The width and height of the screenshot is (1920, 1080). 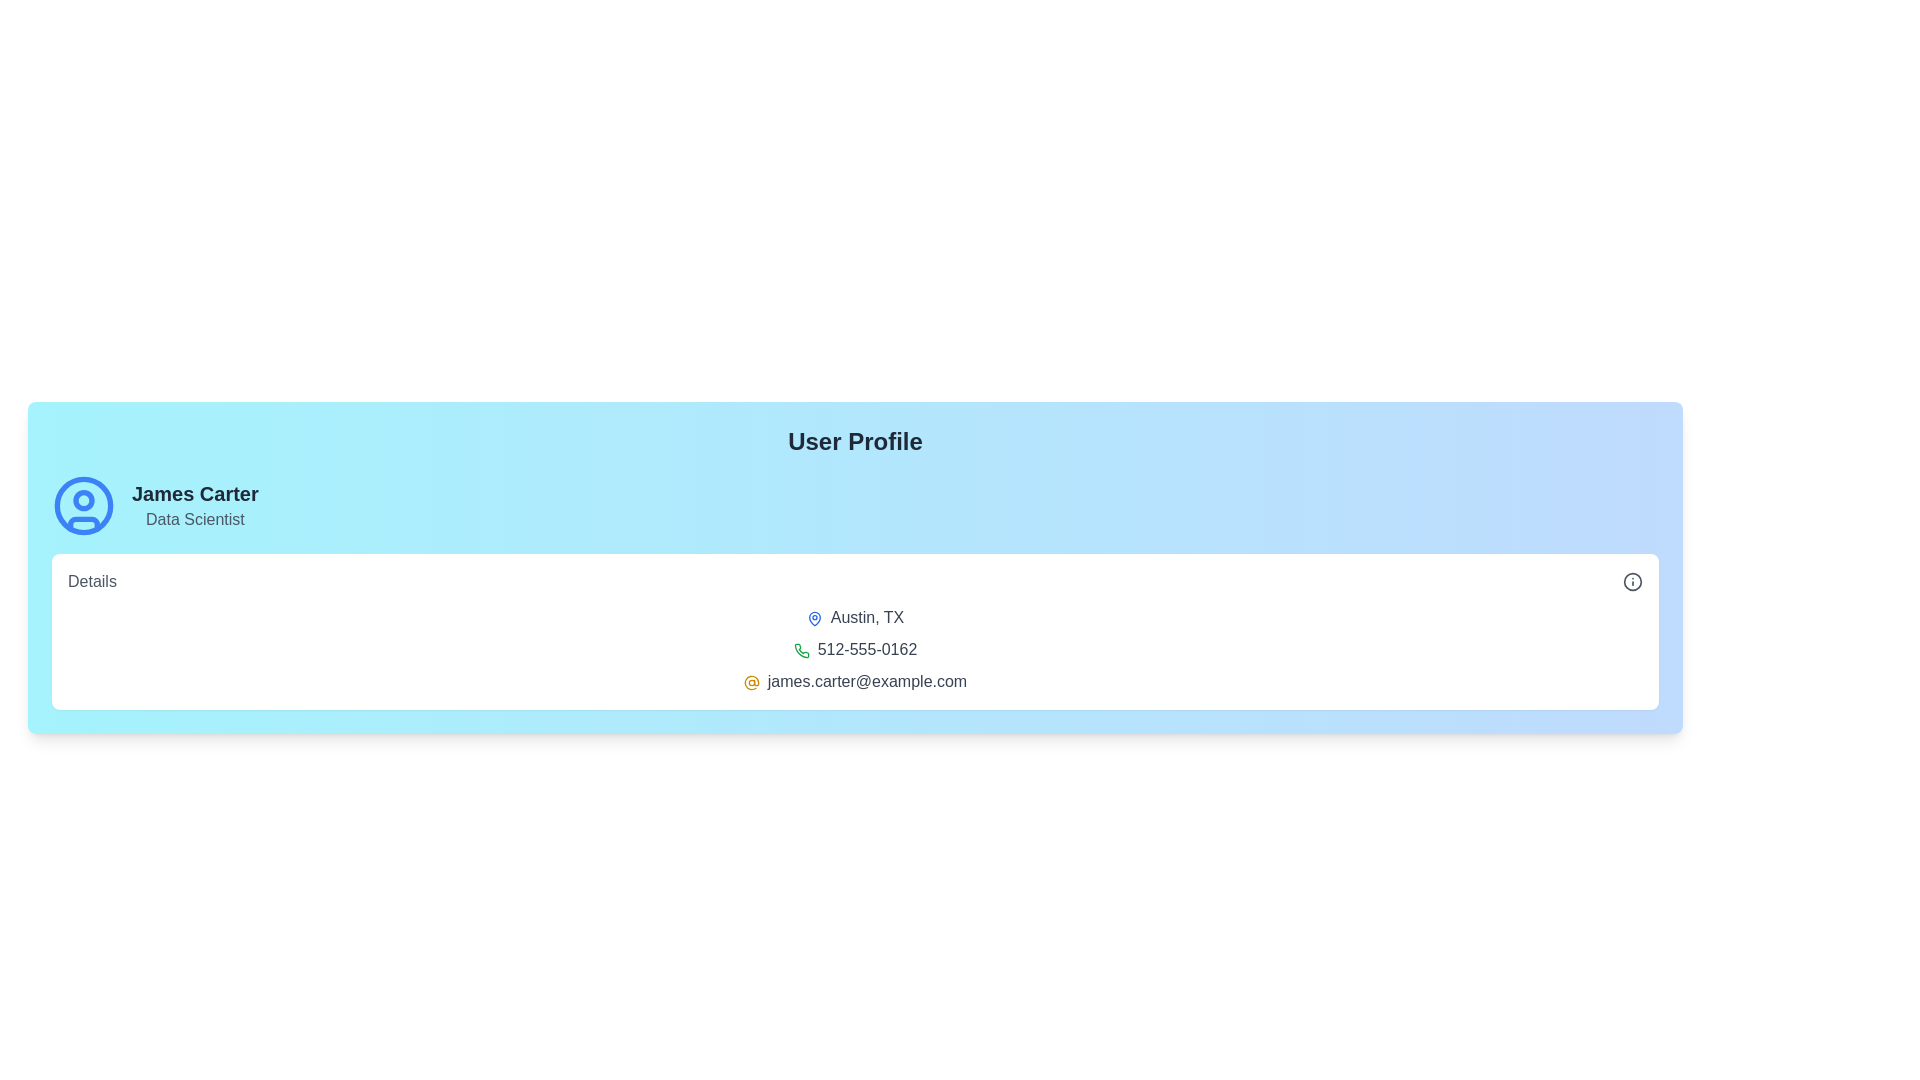 I want to click on the '@' icon element that is part of the email address 'james.carter@example.com', located to the left of the email text in the user profile section, so click(x=750, y=681).